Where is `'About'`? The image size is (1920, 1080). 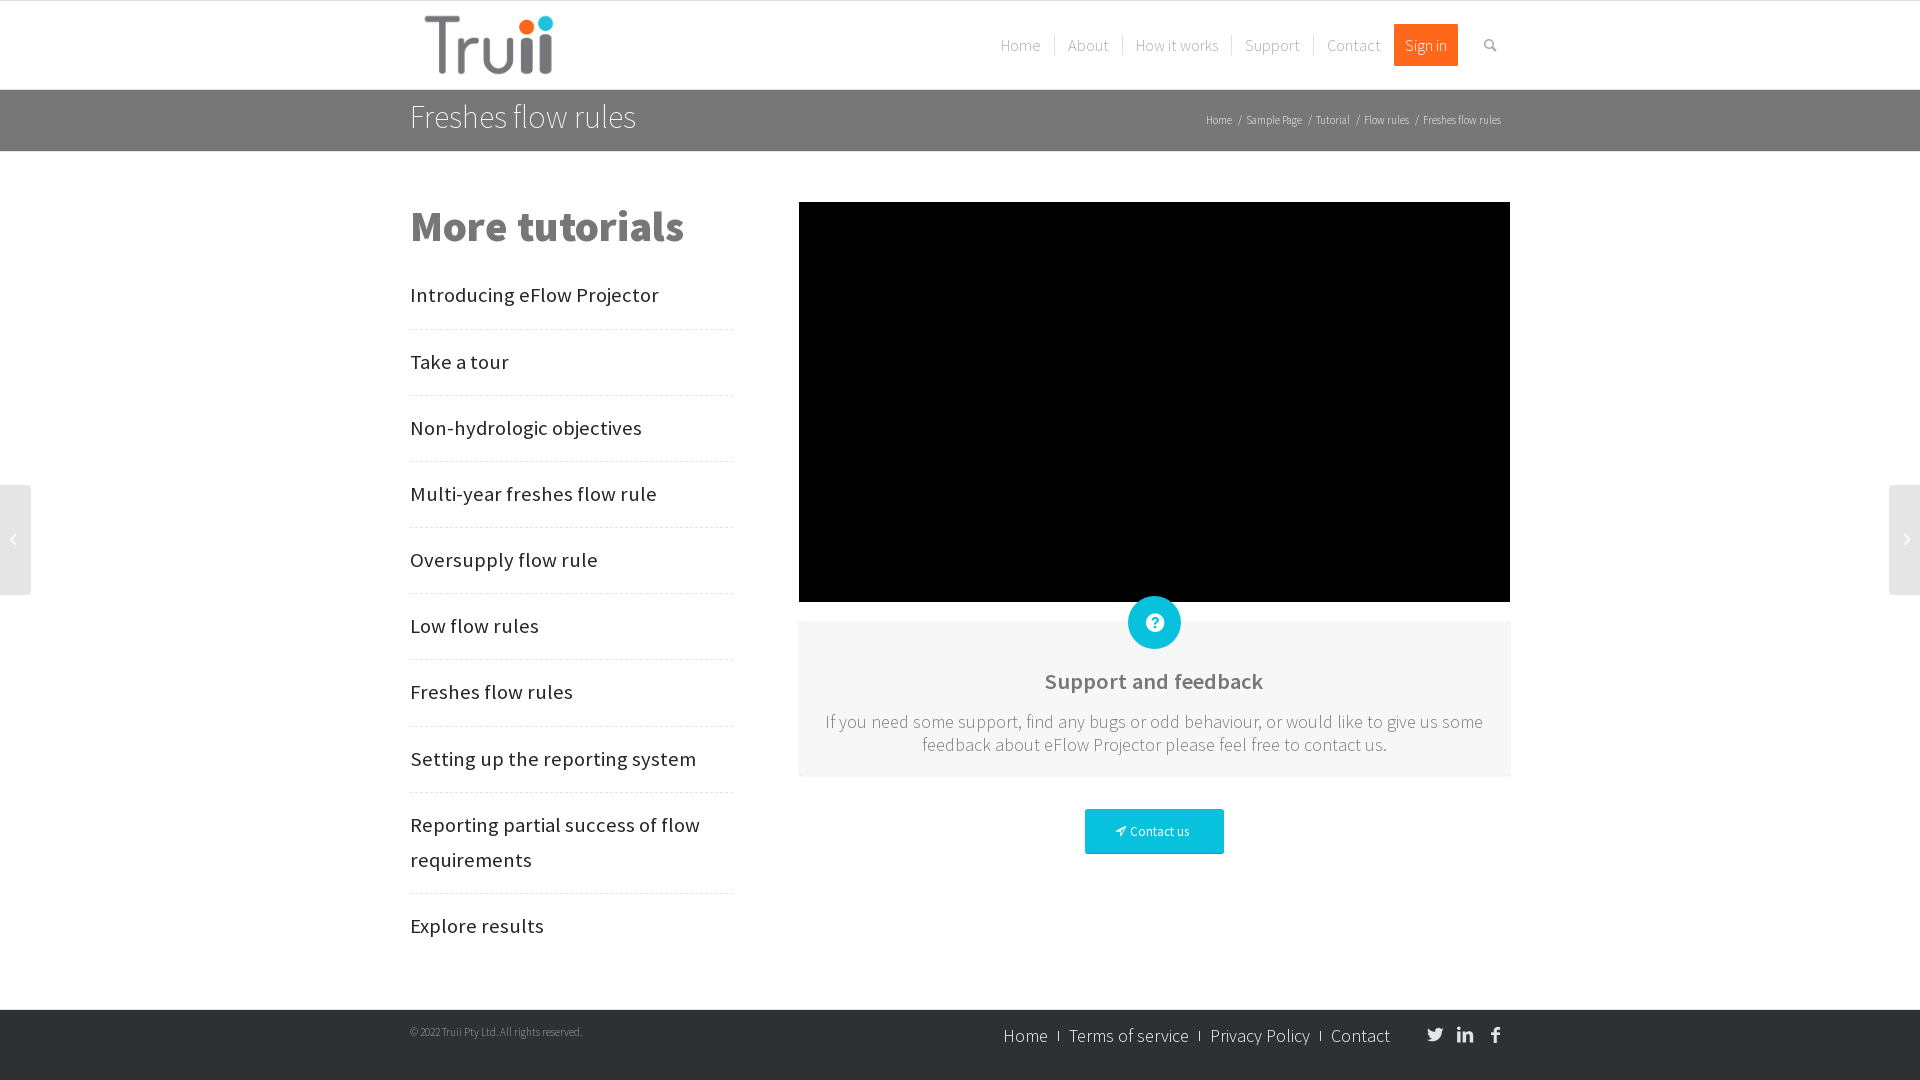 'About' is located at coordinates (1087, 45).